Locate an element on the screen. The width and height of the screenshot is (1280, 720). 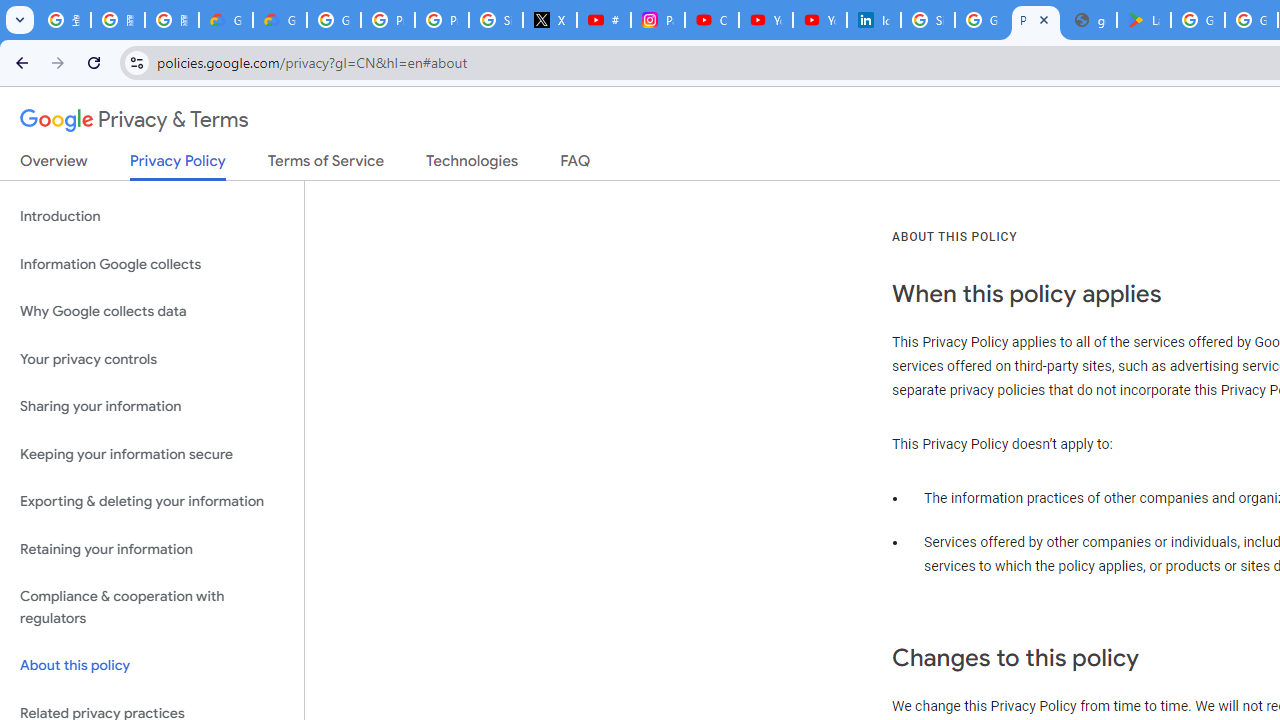
'google_privacy_policy_en.pdf' is located at coordinates (1088, 20).